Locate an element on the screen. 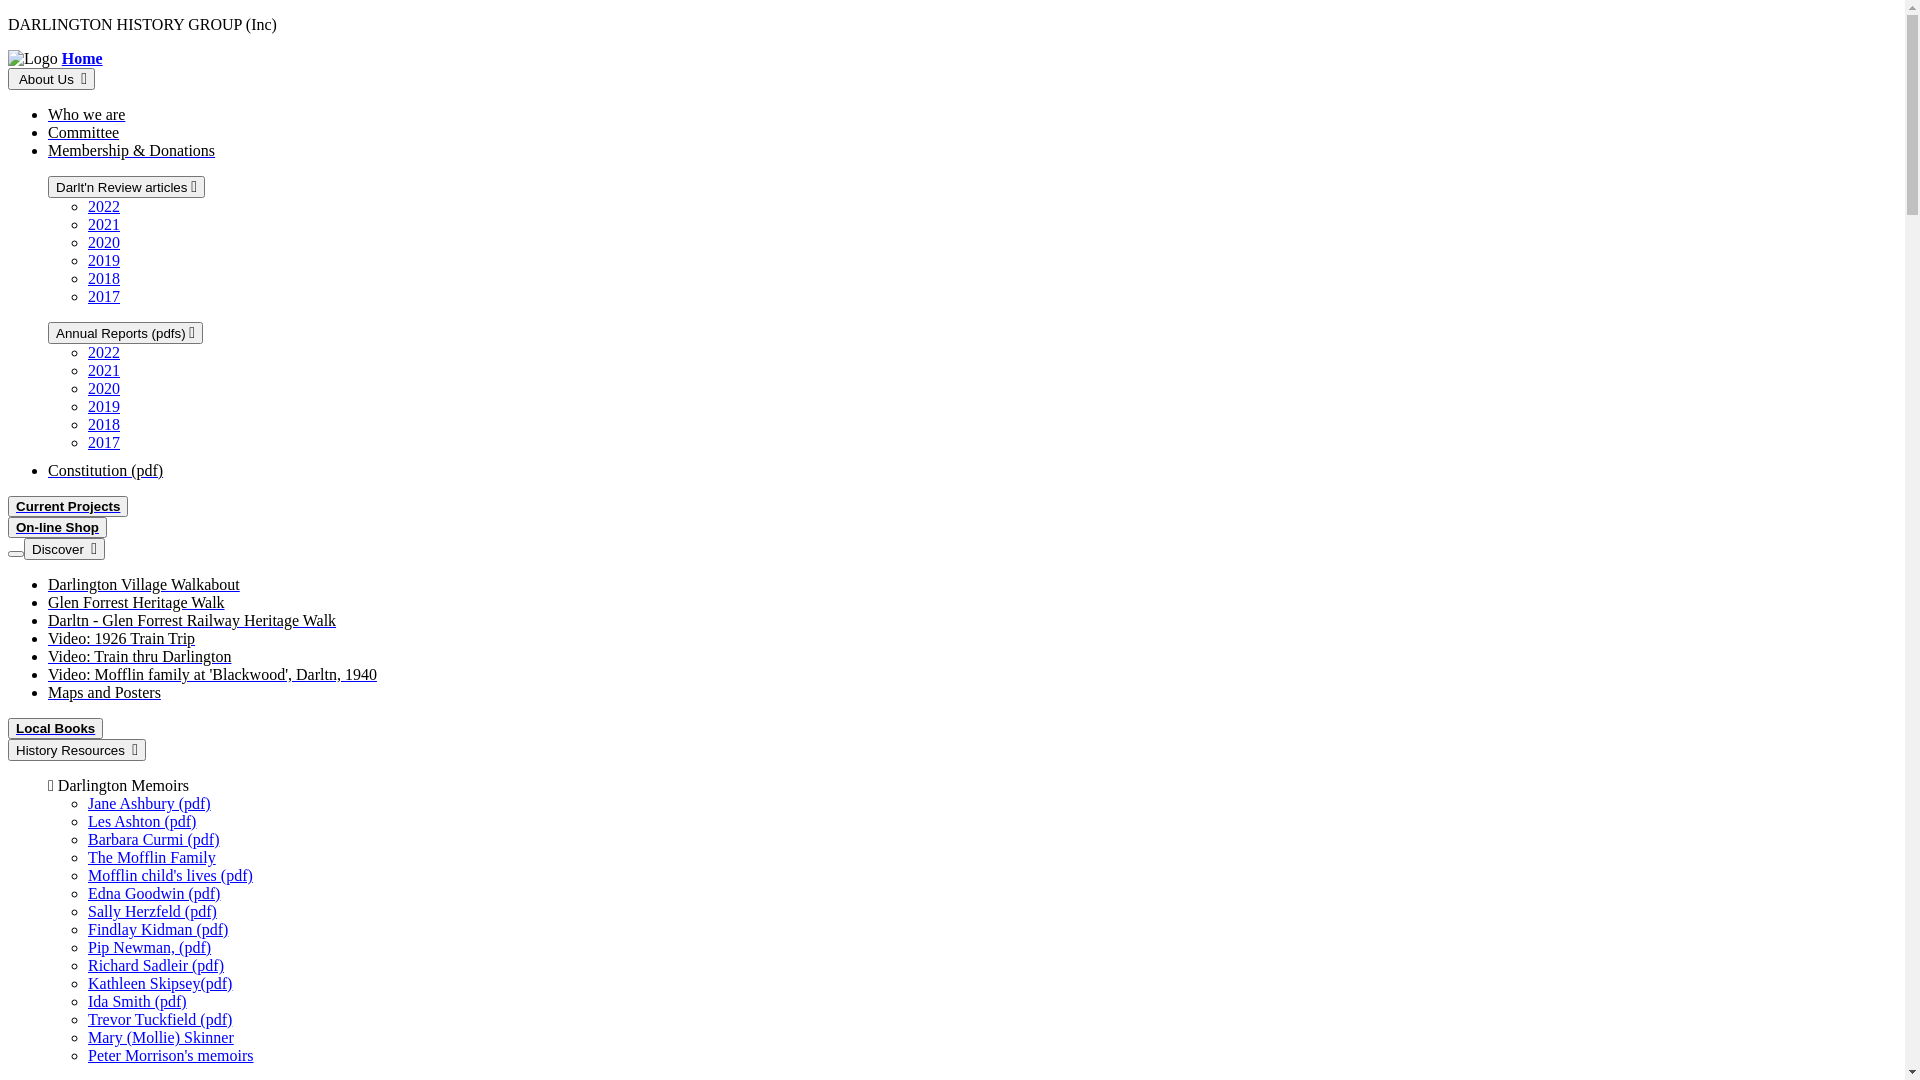 The width and height of the screenshot is (1920, 1080). 'Mary (Mollie) Skinner' is located at coordinates (161, 1036).